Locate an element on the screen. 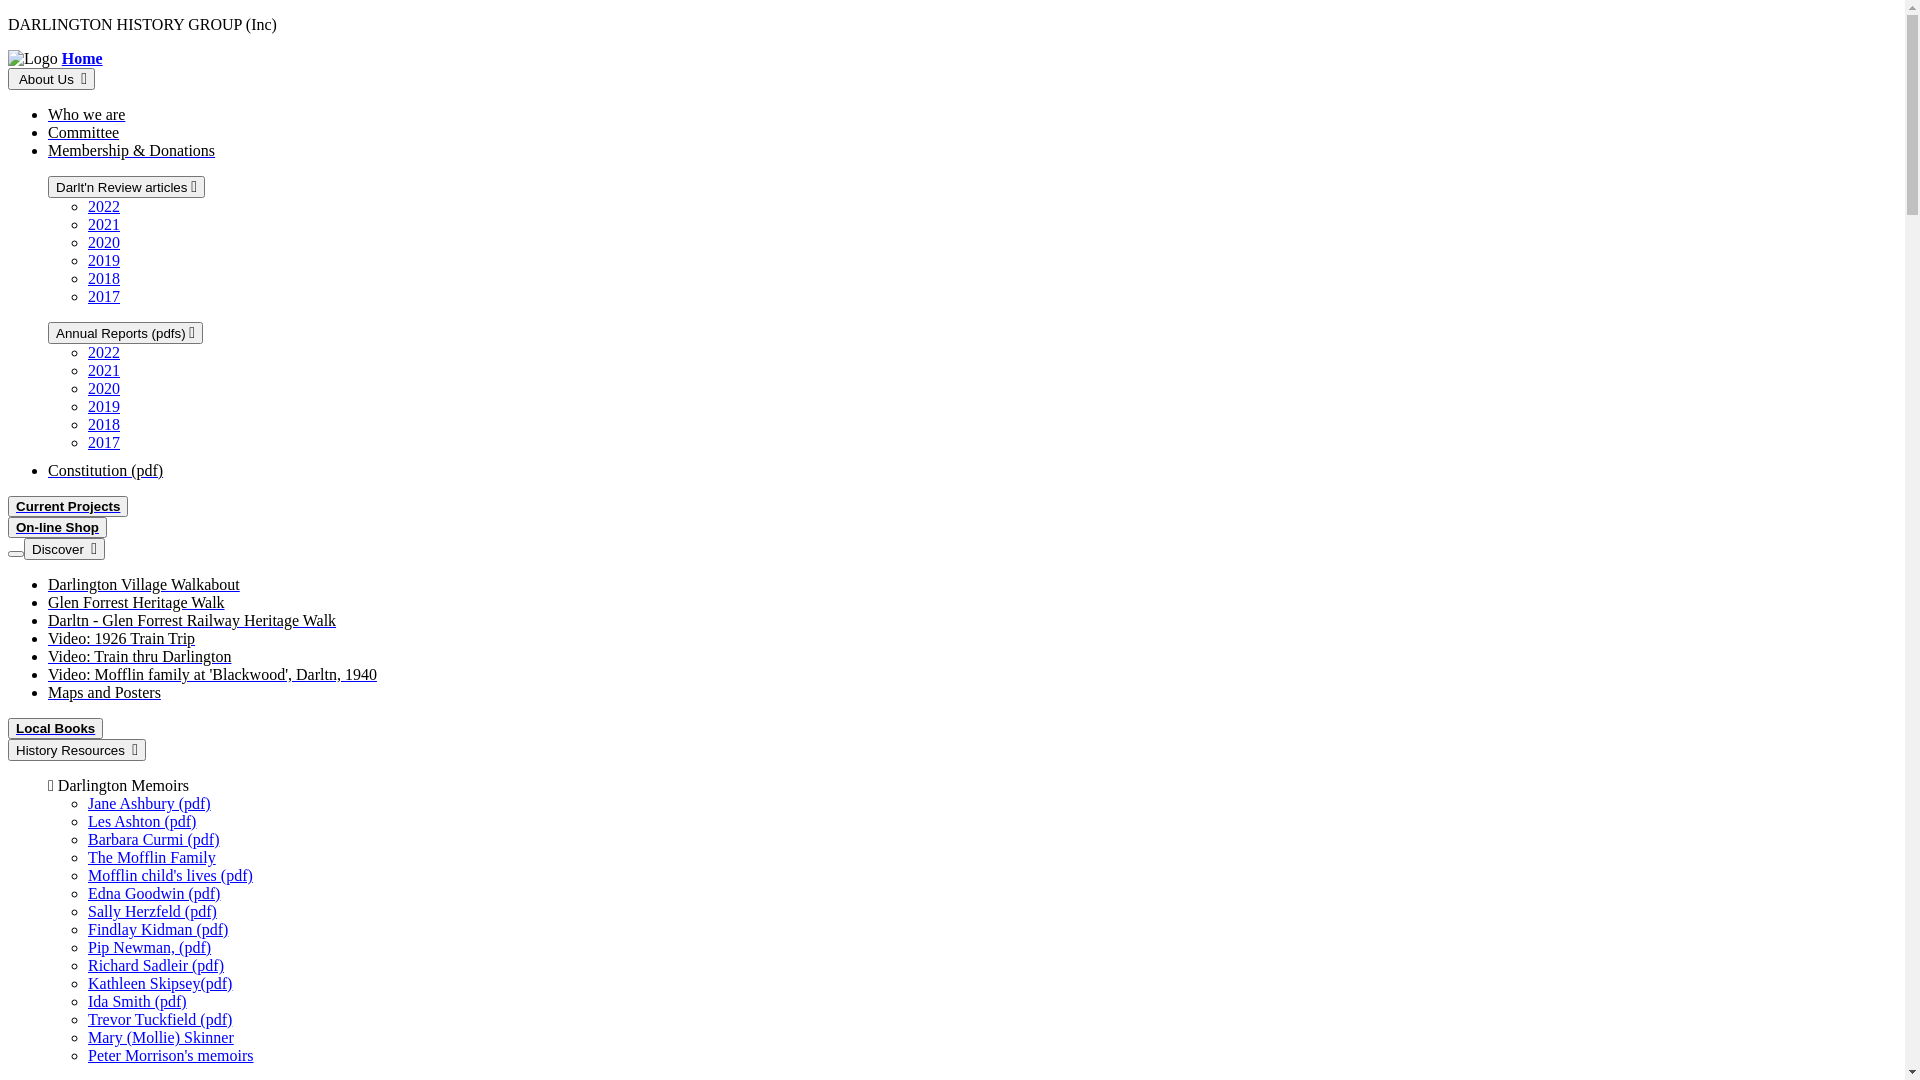 The width and height of the screenshot is (1920, 1080). 'Mary (Mollie) Skinner' is located at coordinates (161, 1036).